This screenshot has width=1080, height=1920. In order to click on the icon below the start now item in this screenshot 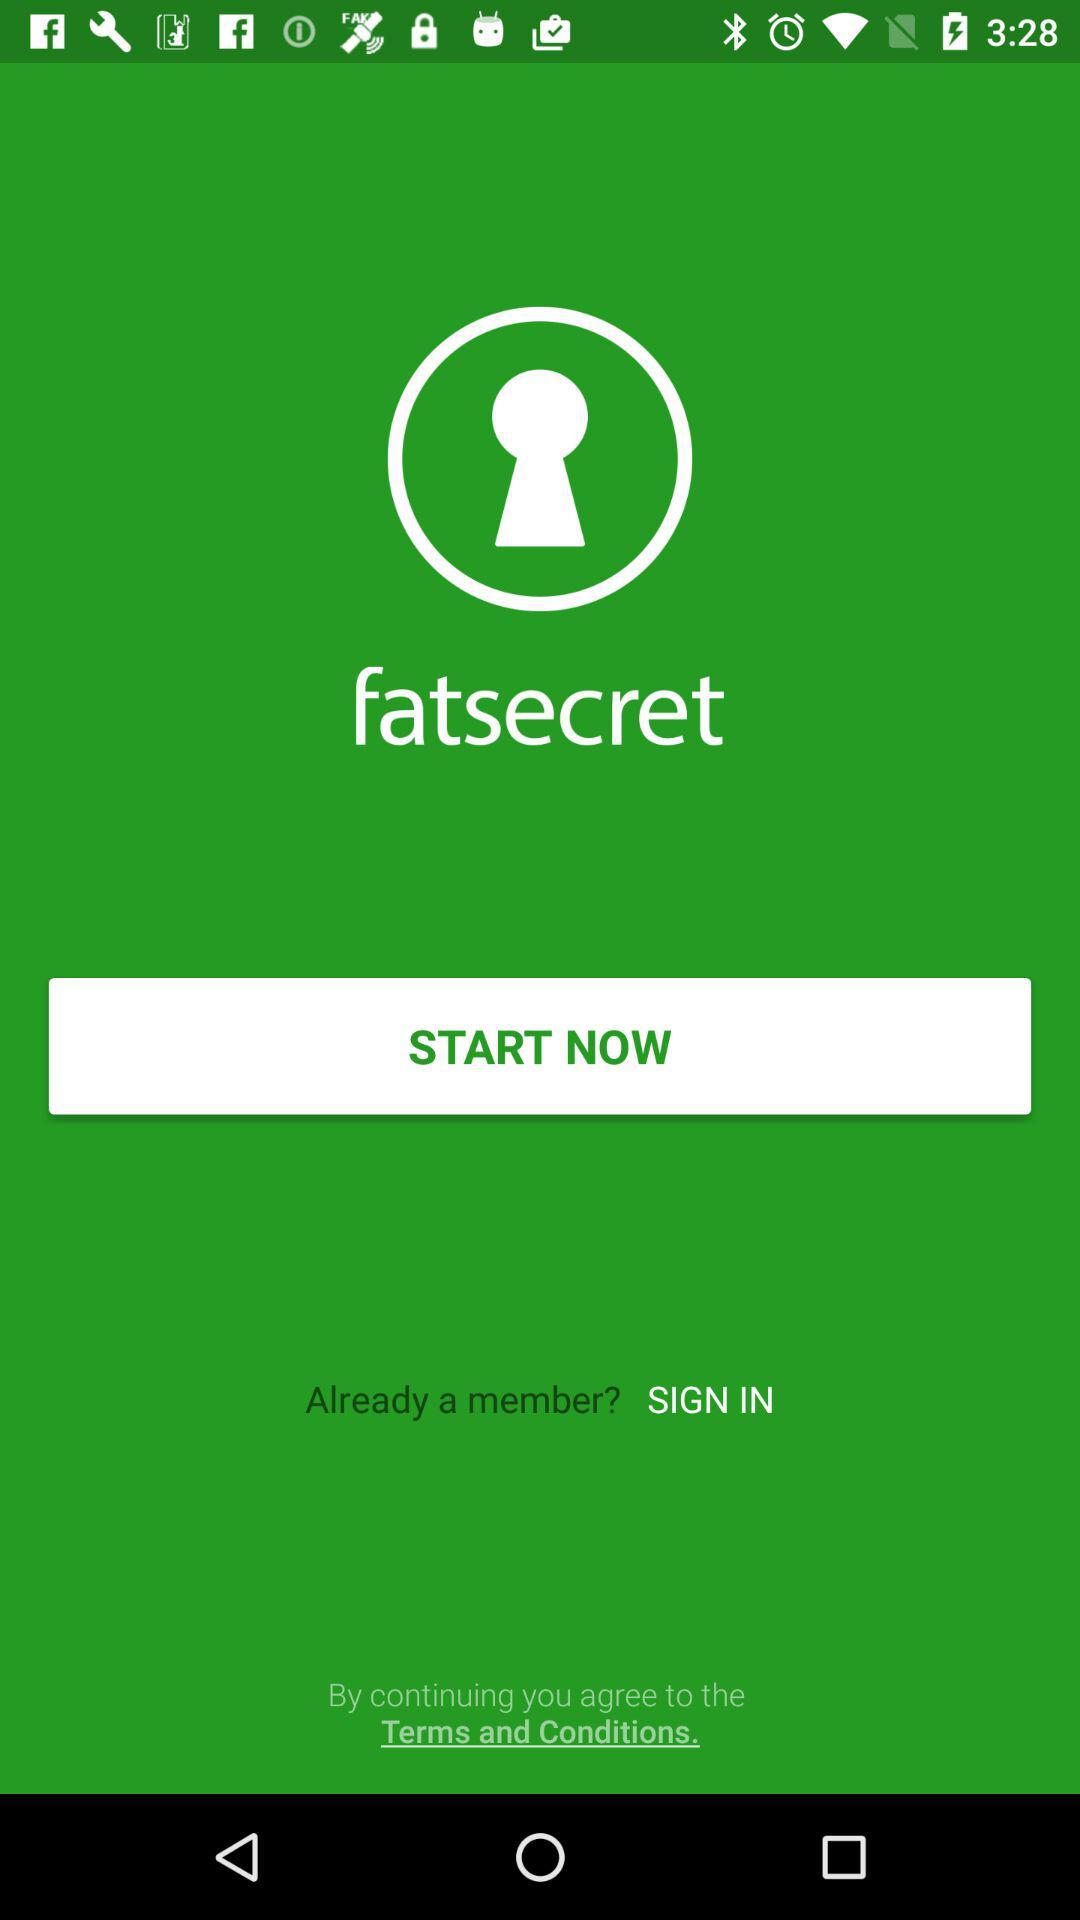, I will do `click(709, 1397)`.